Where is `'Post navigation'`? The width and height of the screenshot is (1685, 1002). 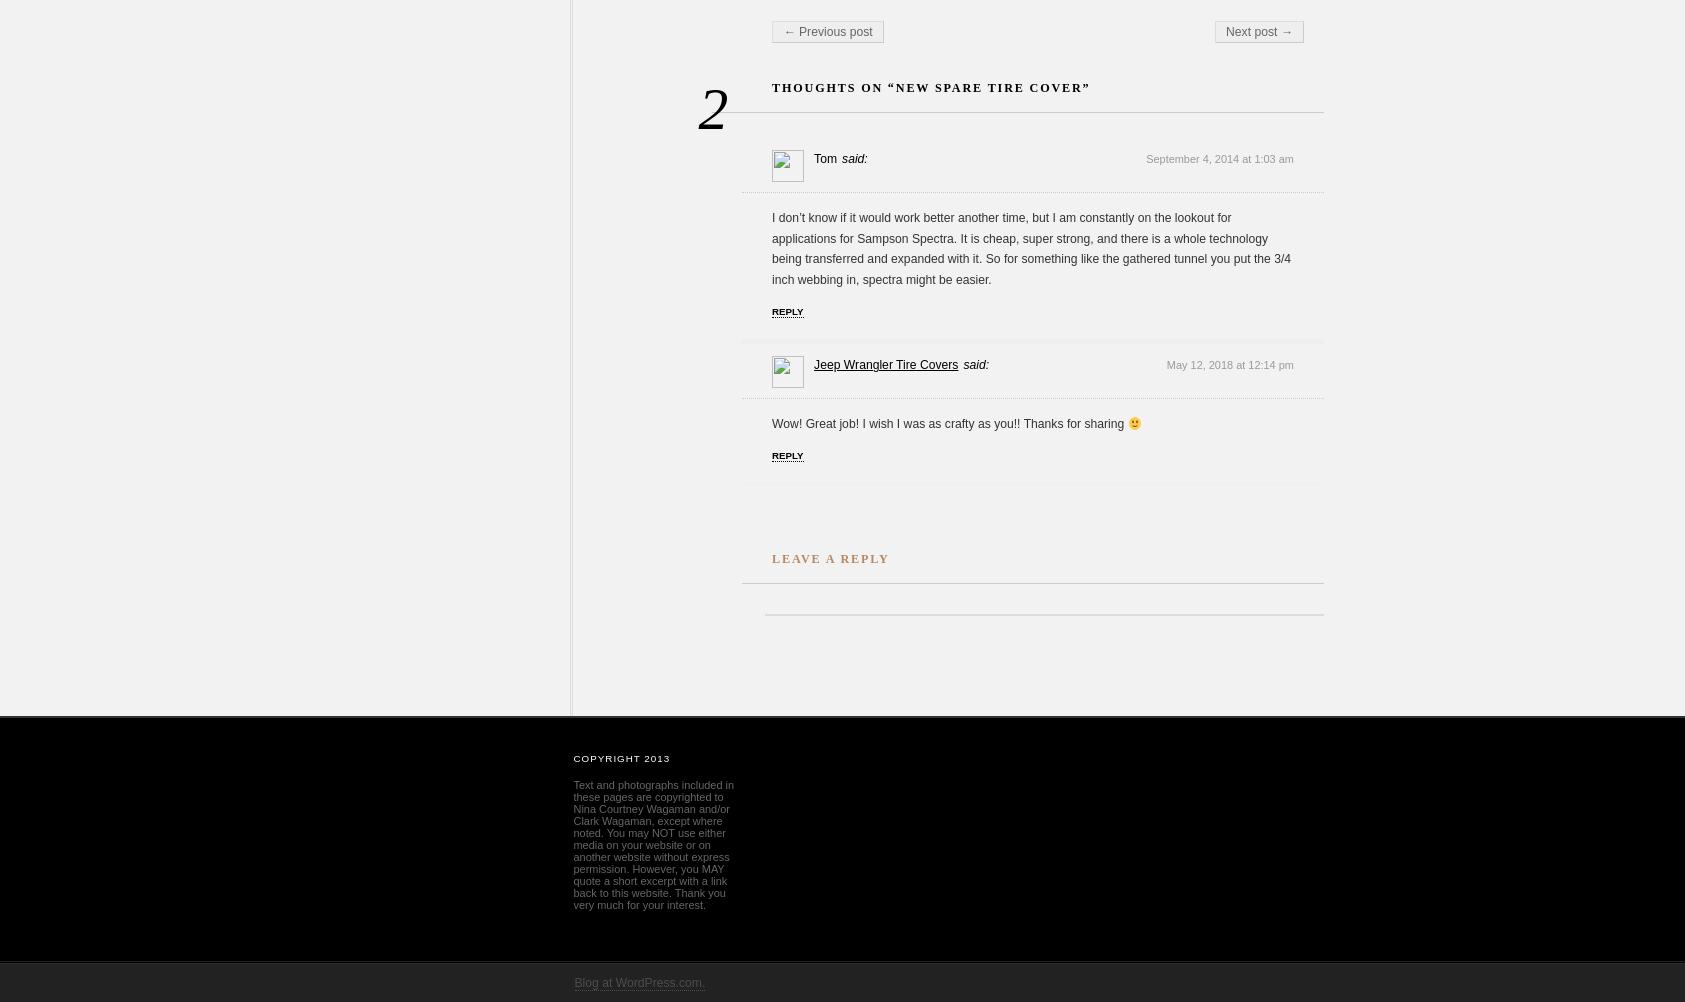 'Post navigation' is located at coordinates (816, 25).